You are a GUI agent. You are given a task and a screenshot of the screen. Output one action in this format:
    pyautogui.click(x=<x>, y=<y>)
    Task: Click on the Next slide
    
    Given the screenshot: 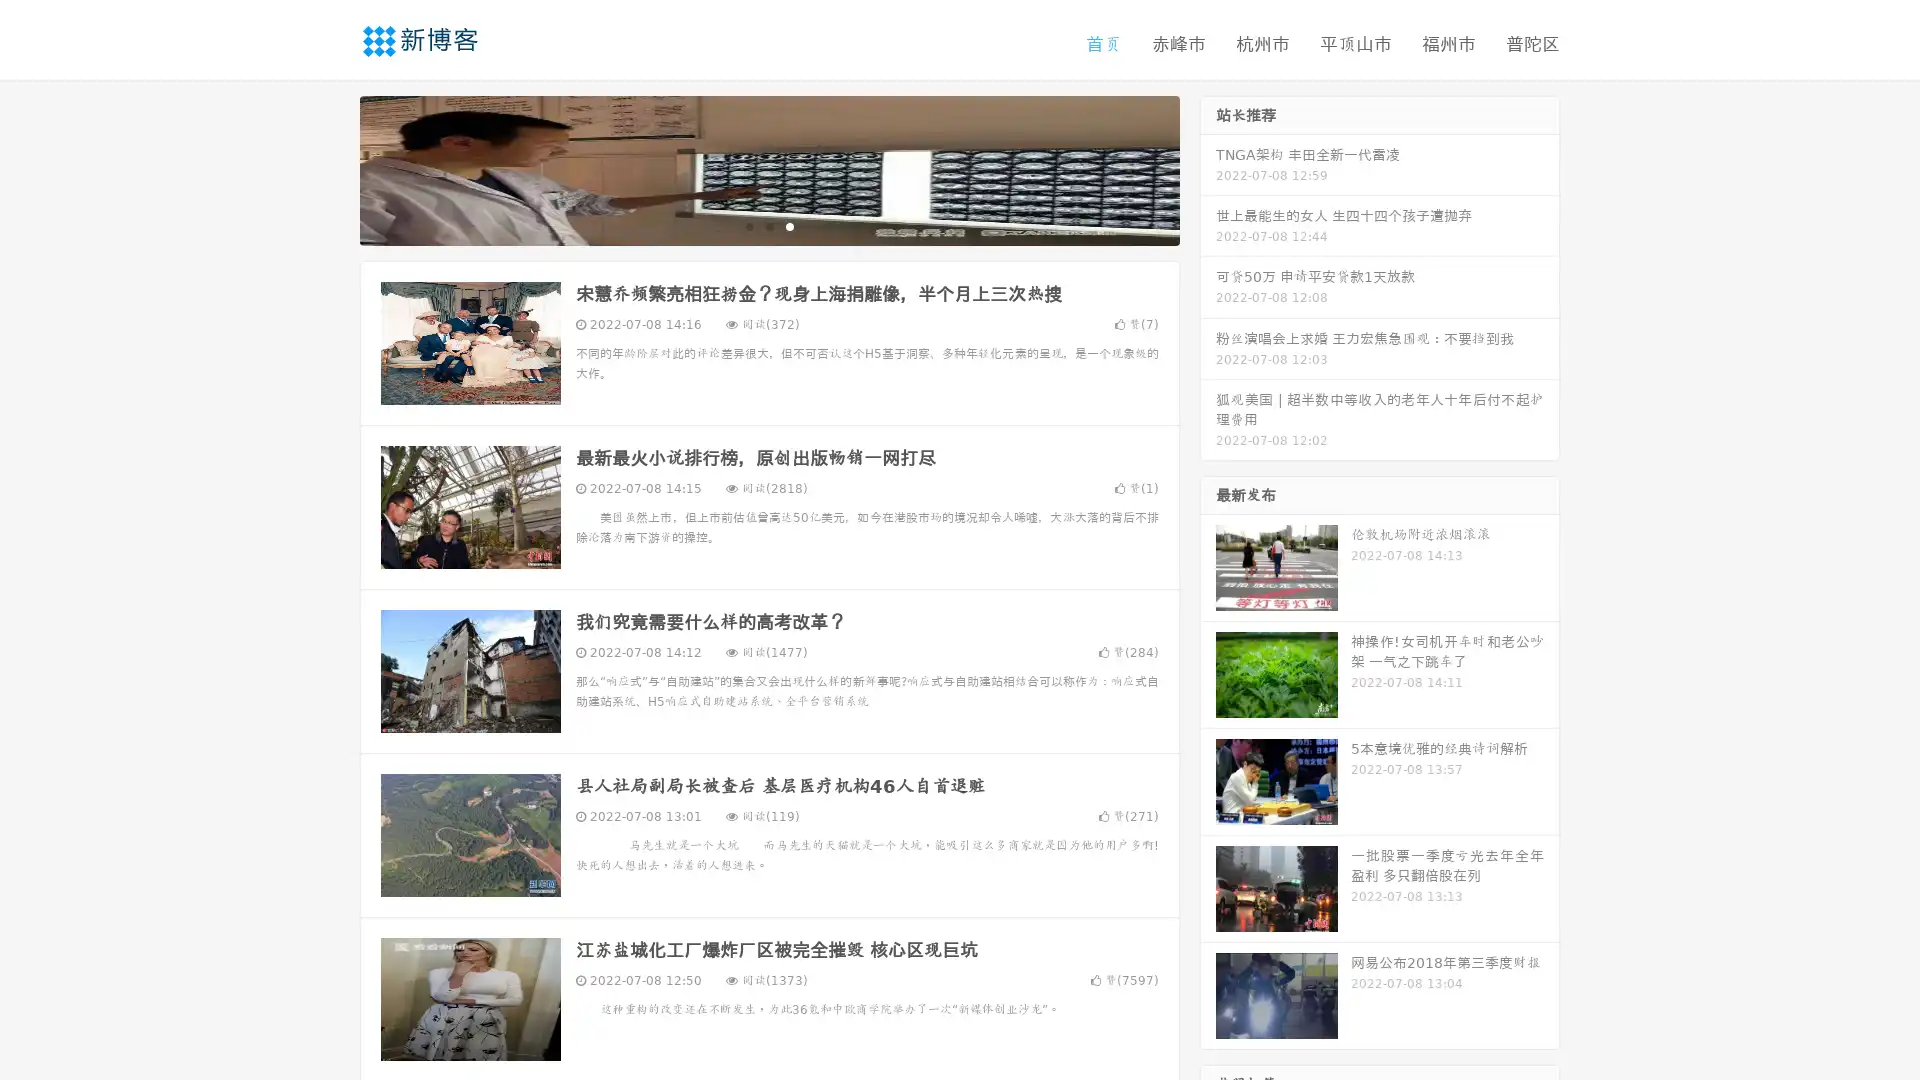 What is the action you would take?
    pyautogui.click(x=1208, y=168)
    